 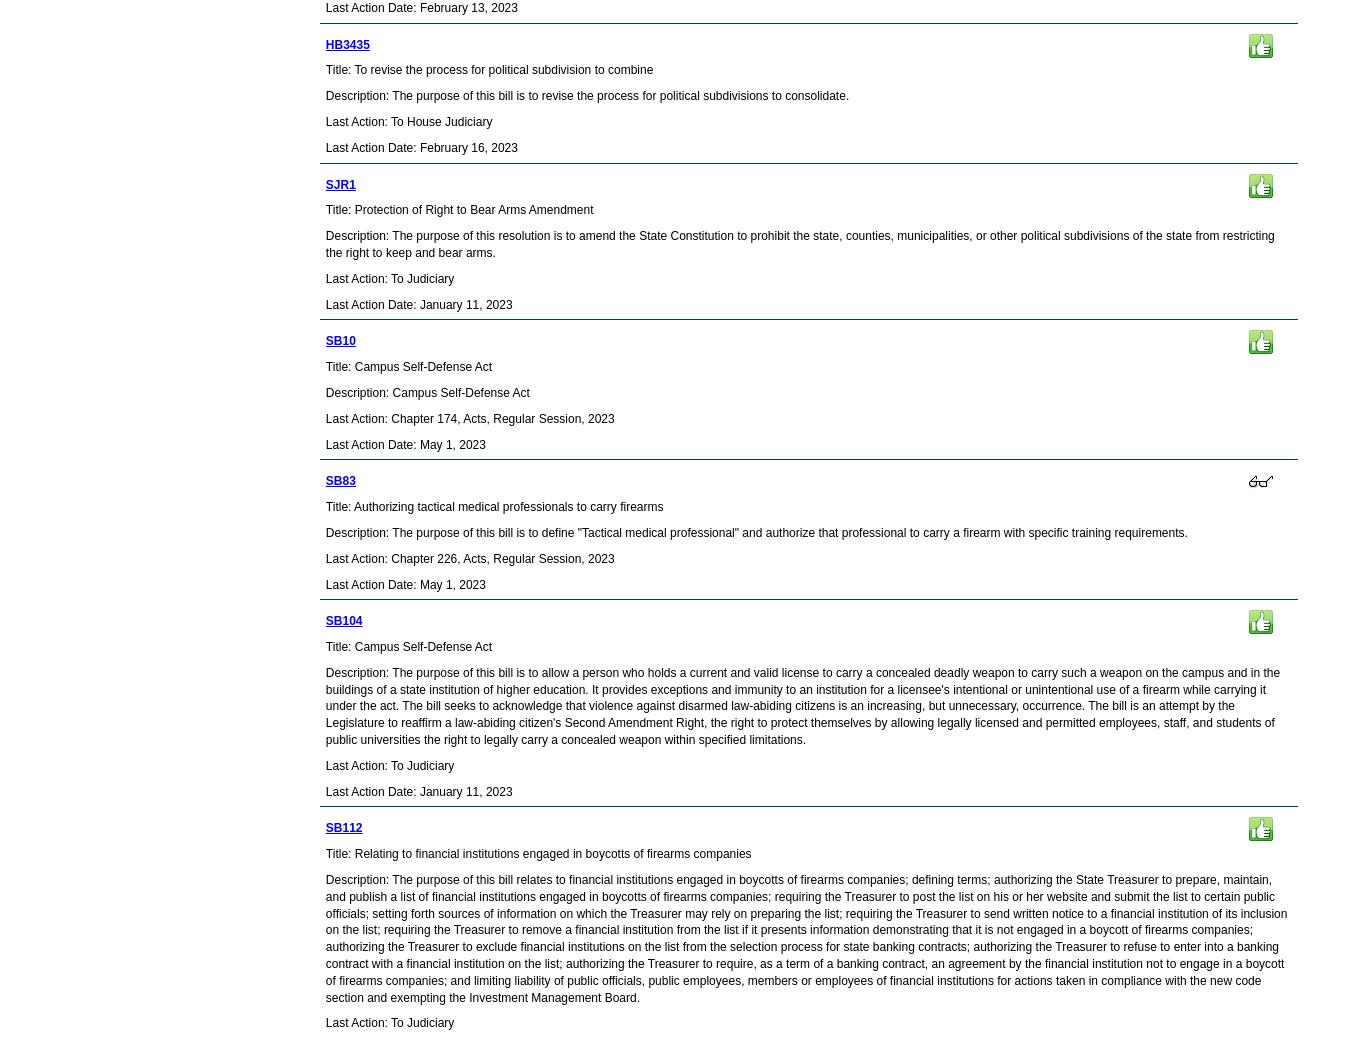 What do you see at coordinates (324, 243) in the screenshot?
I see `'Description: The purpose of this resolution is to amend the State Constitution to prohibit the state, counties, municipalities, or other political subdivisions of the state from restricting the right to keep and bear arms.'` at bounding box center [324, 243].